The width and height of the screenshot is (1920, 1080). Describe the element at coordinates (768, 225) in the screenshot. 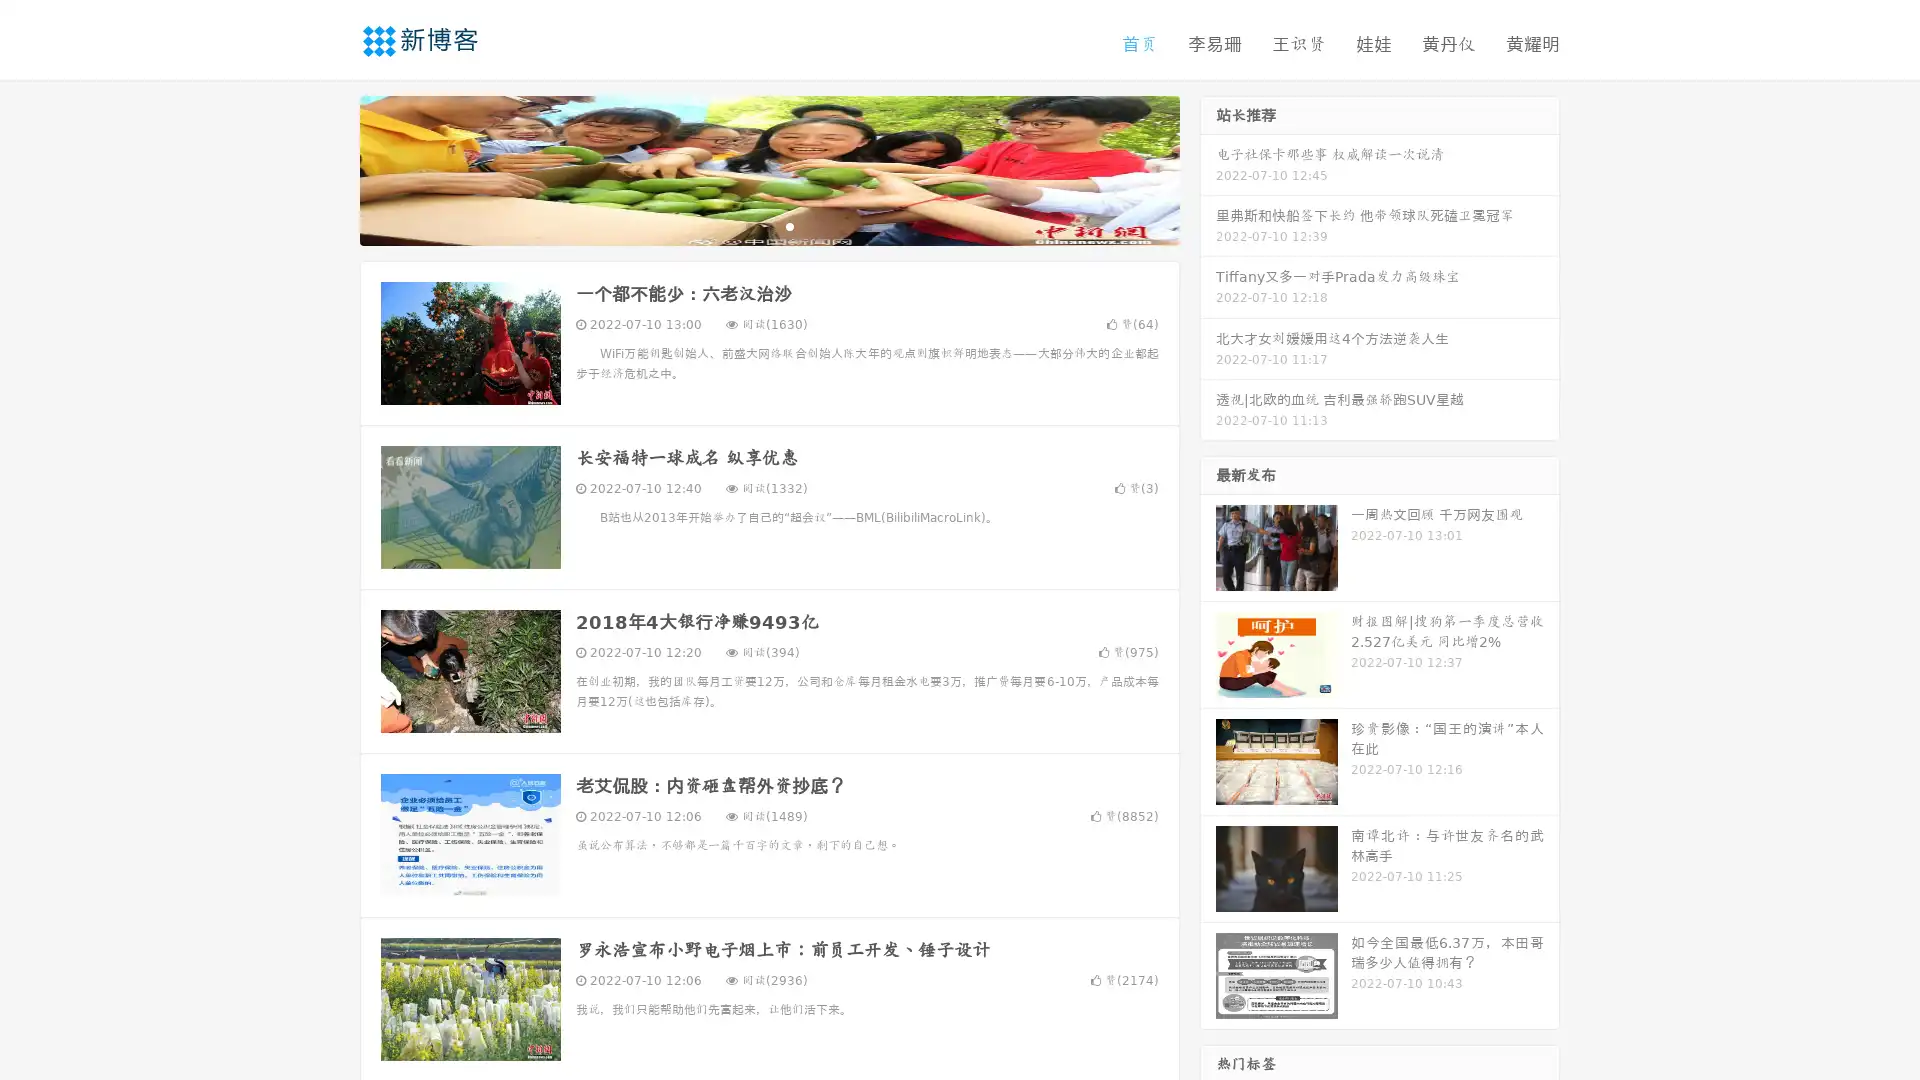

I see `Go to slide 2` at that location.